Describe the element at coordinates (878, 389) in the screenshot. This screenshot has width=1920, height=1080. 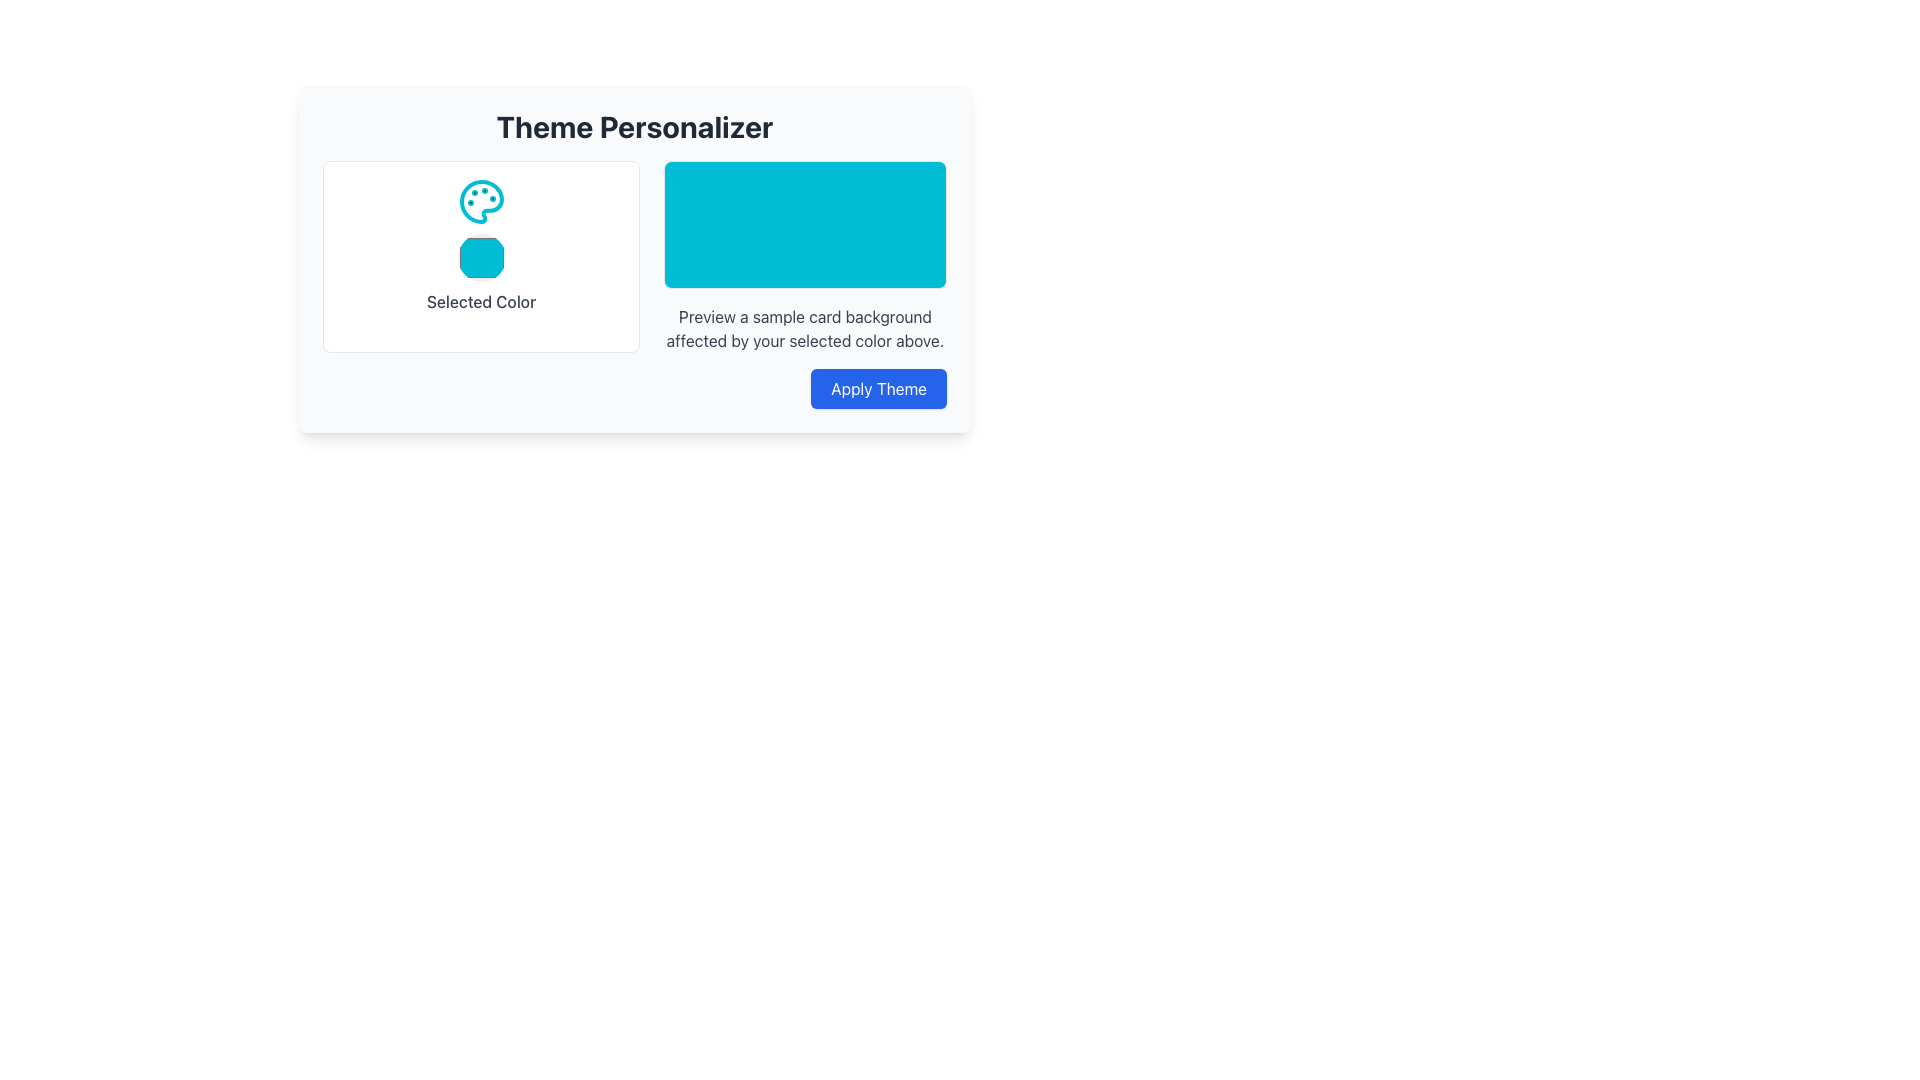
I see `the 'Apply Theme' button, which has a blue background and white text, to observe visual feedback` at that location.